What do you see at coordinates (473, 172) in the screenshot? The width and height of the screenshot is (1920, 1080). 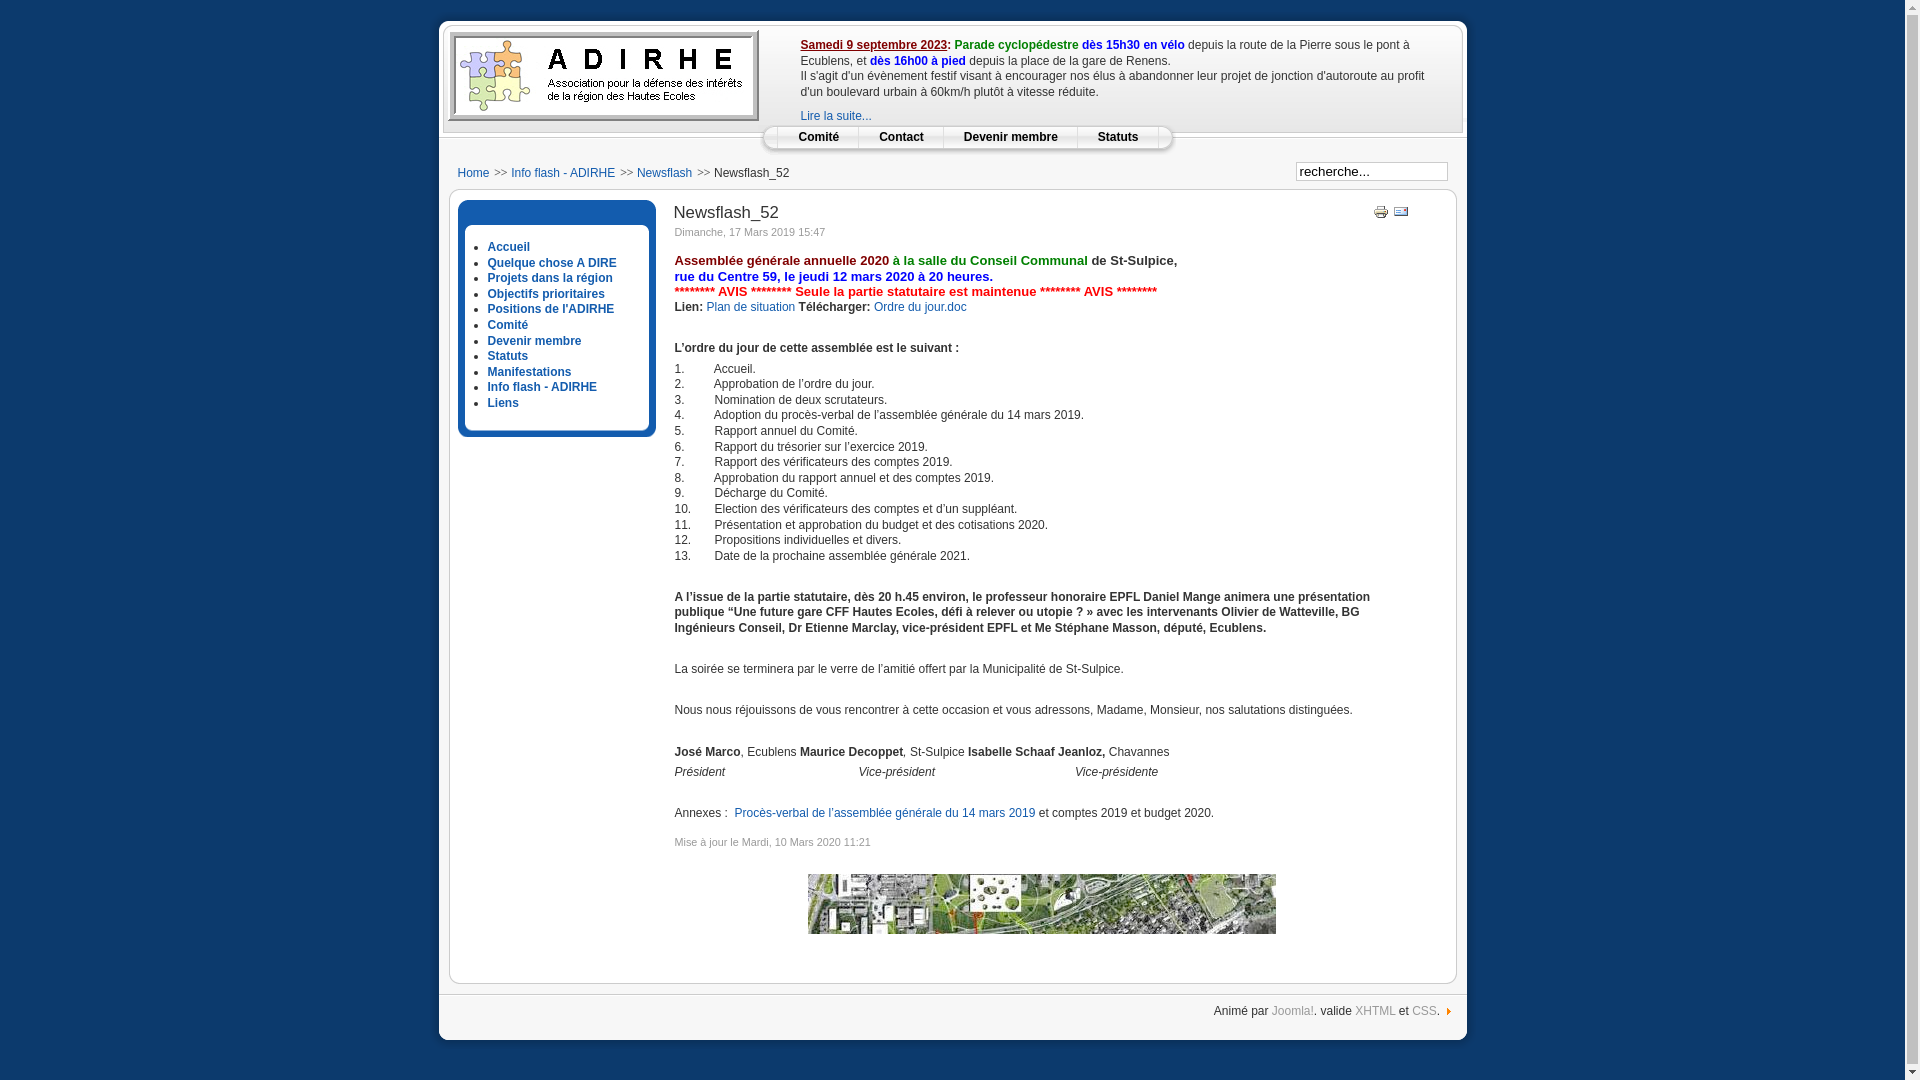 I see `'Home'` at bounding box center [473, 172].